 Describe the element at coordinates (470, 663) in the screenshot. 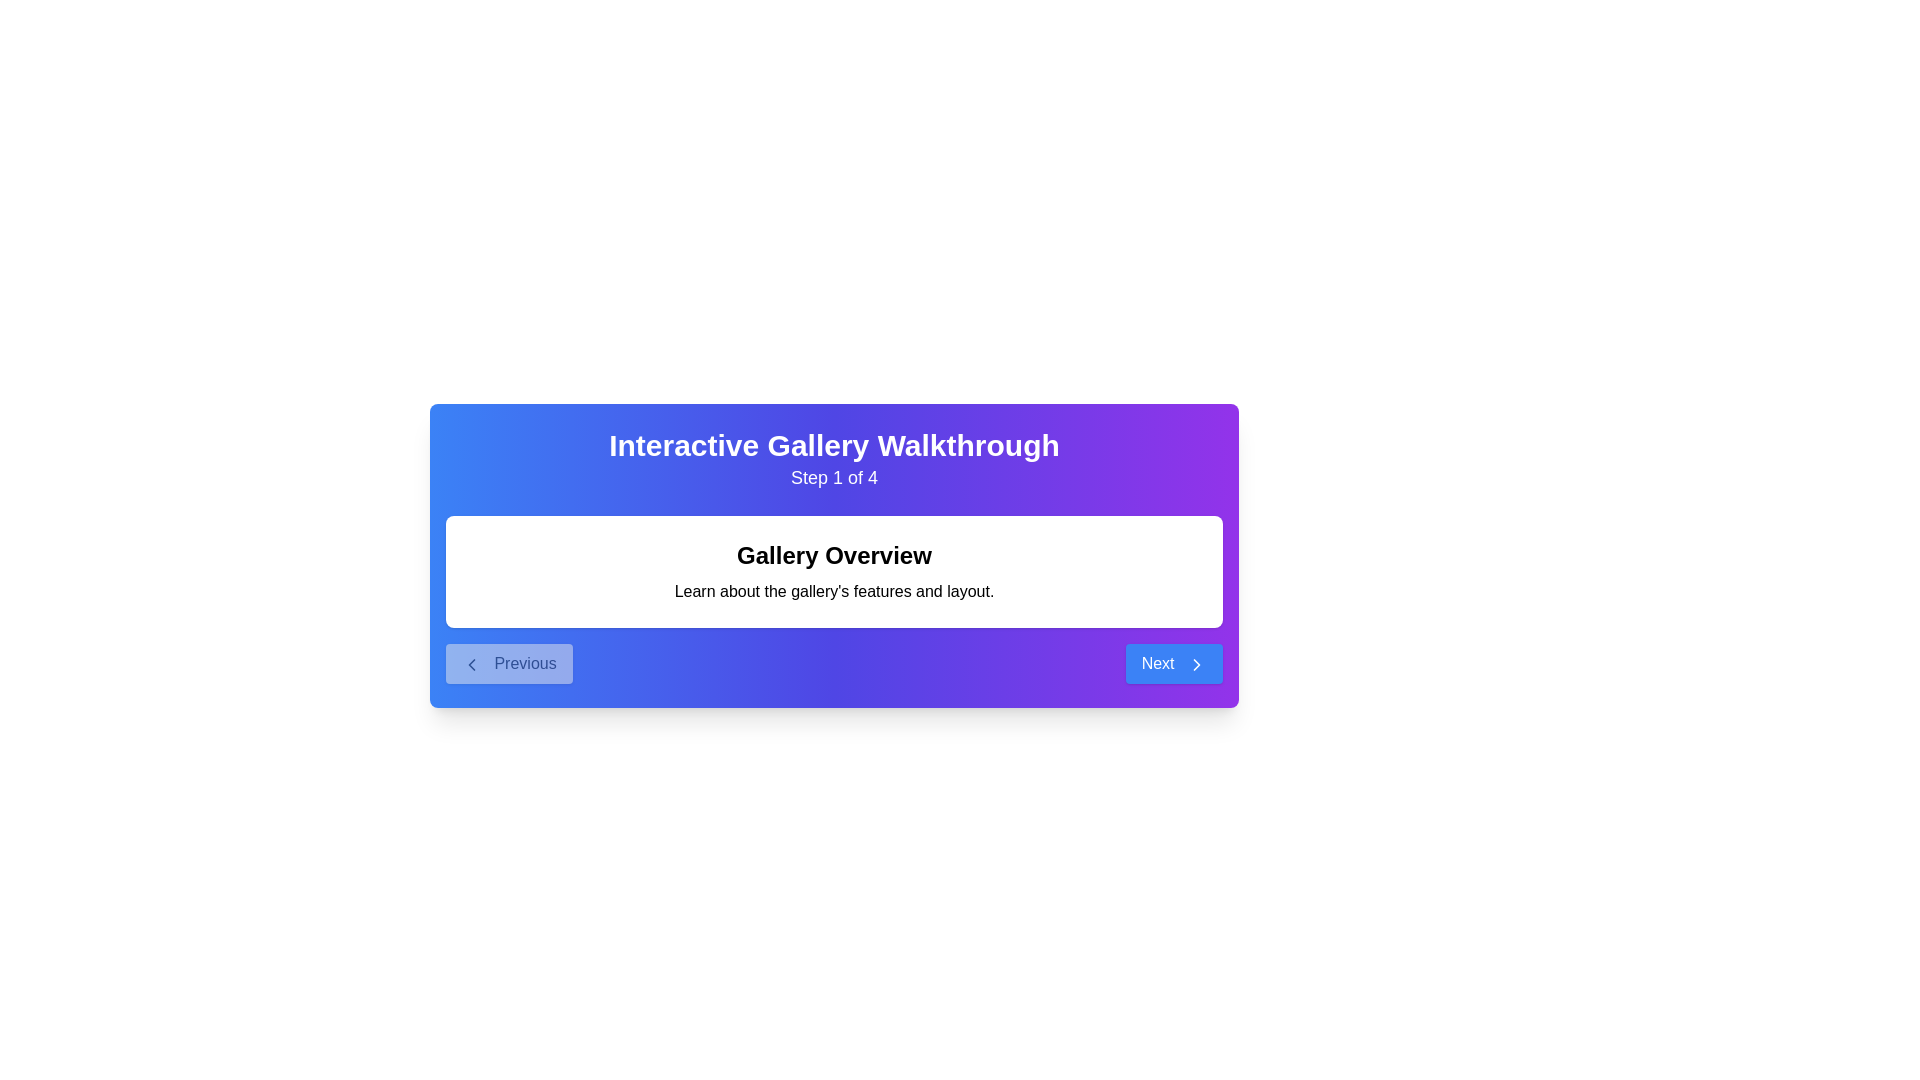

I see `the chevron icon located to the left of the 'Previous' text in the 'Previous' button at the lower left of the 'Interactive Gallery Walkthrough' dialog box` at that location.